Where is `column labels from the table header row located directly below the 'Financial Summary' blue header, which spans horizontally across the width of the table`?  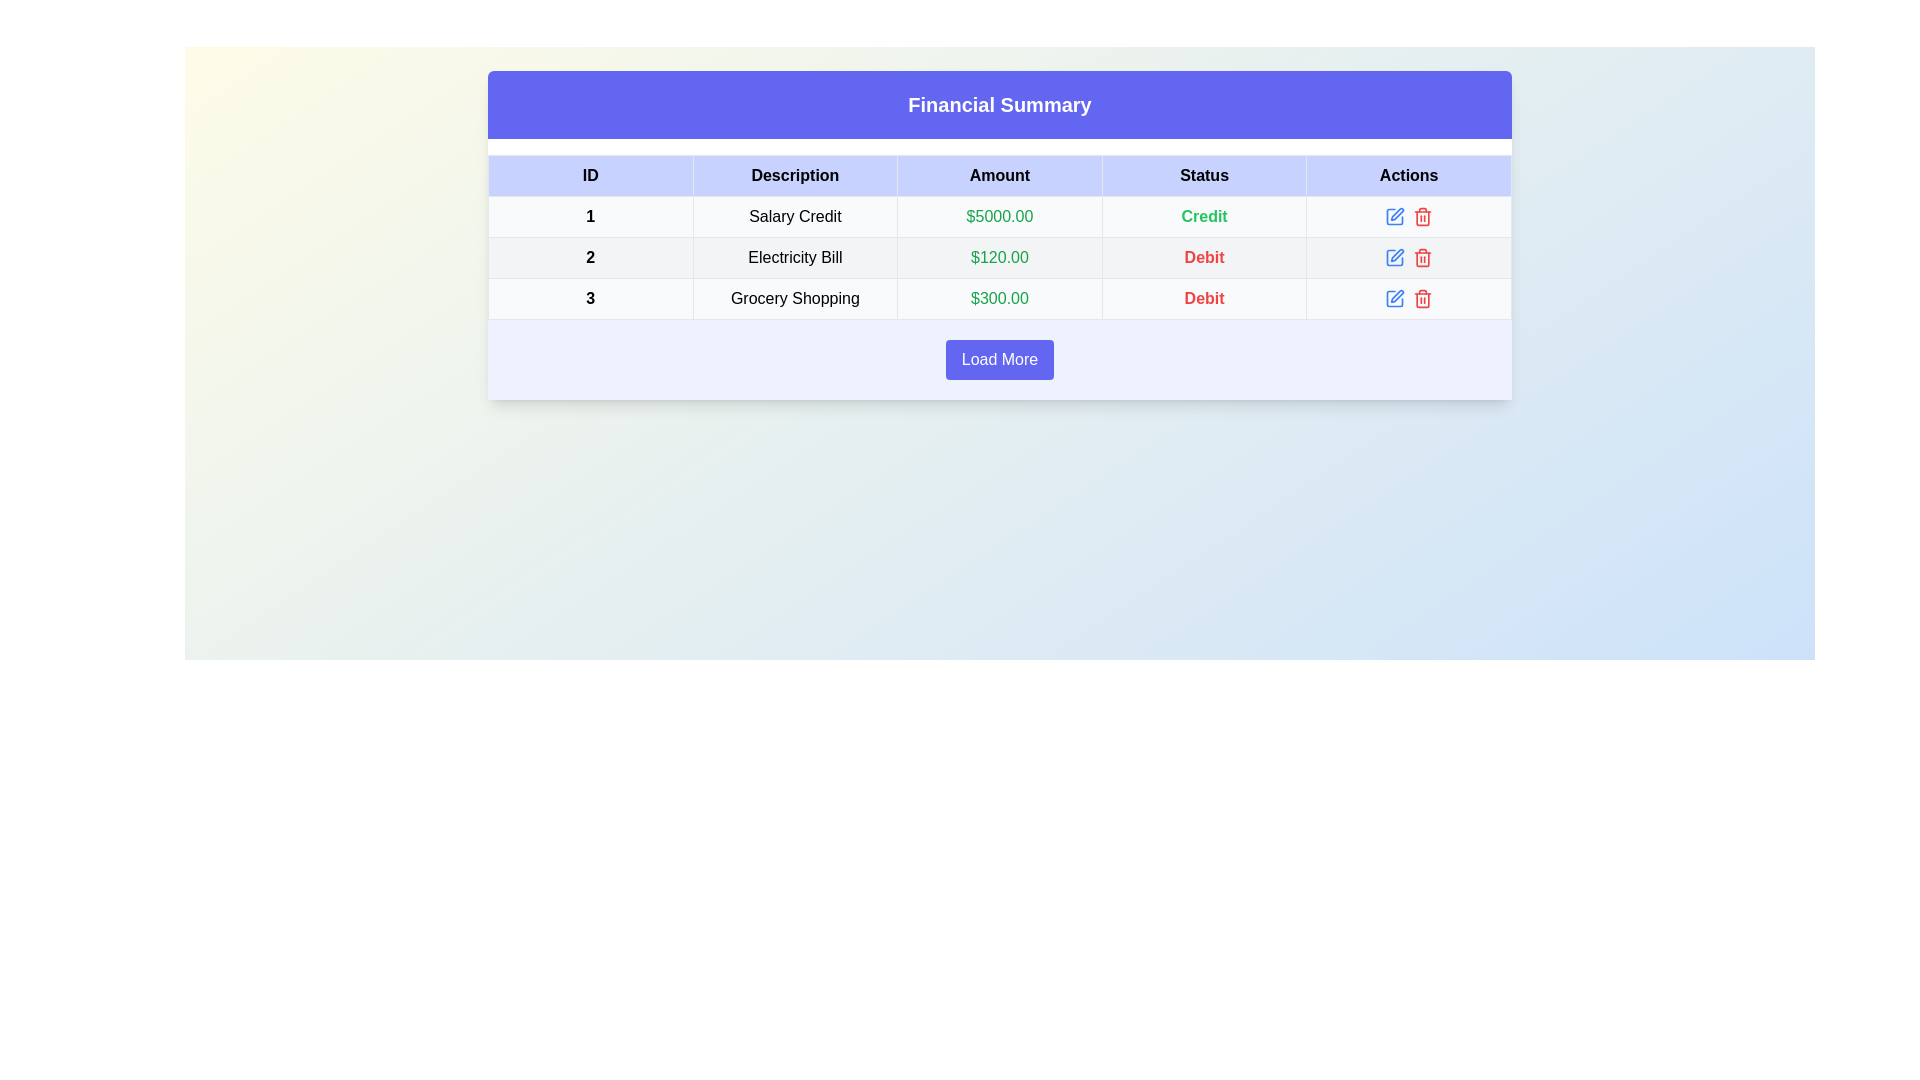 column labels from the table header row located directly below the 'Financial Summary' blue header, which spans horizontally across the width of the table is located at coordinates (999, 175).